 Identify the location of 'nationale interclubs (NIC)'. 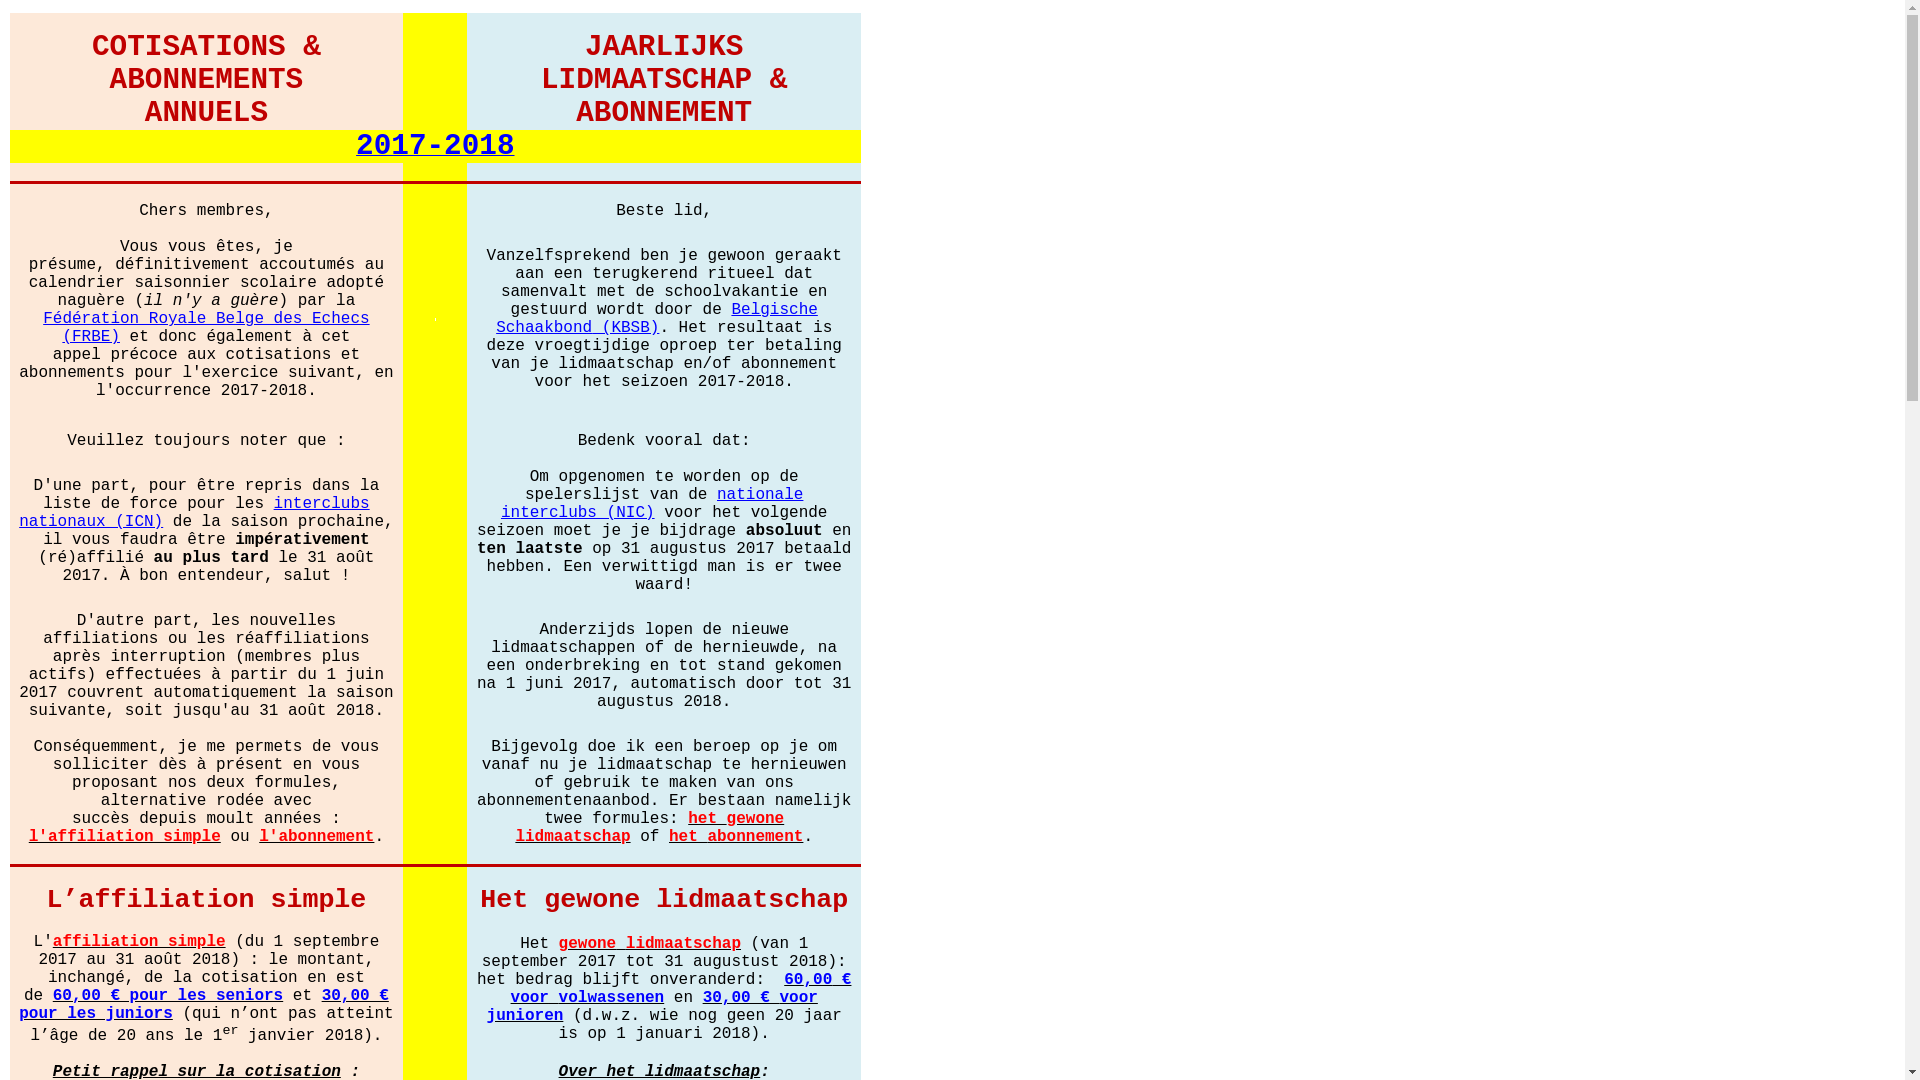
(652, 501).